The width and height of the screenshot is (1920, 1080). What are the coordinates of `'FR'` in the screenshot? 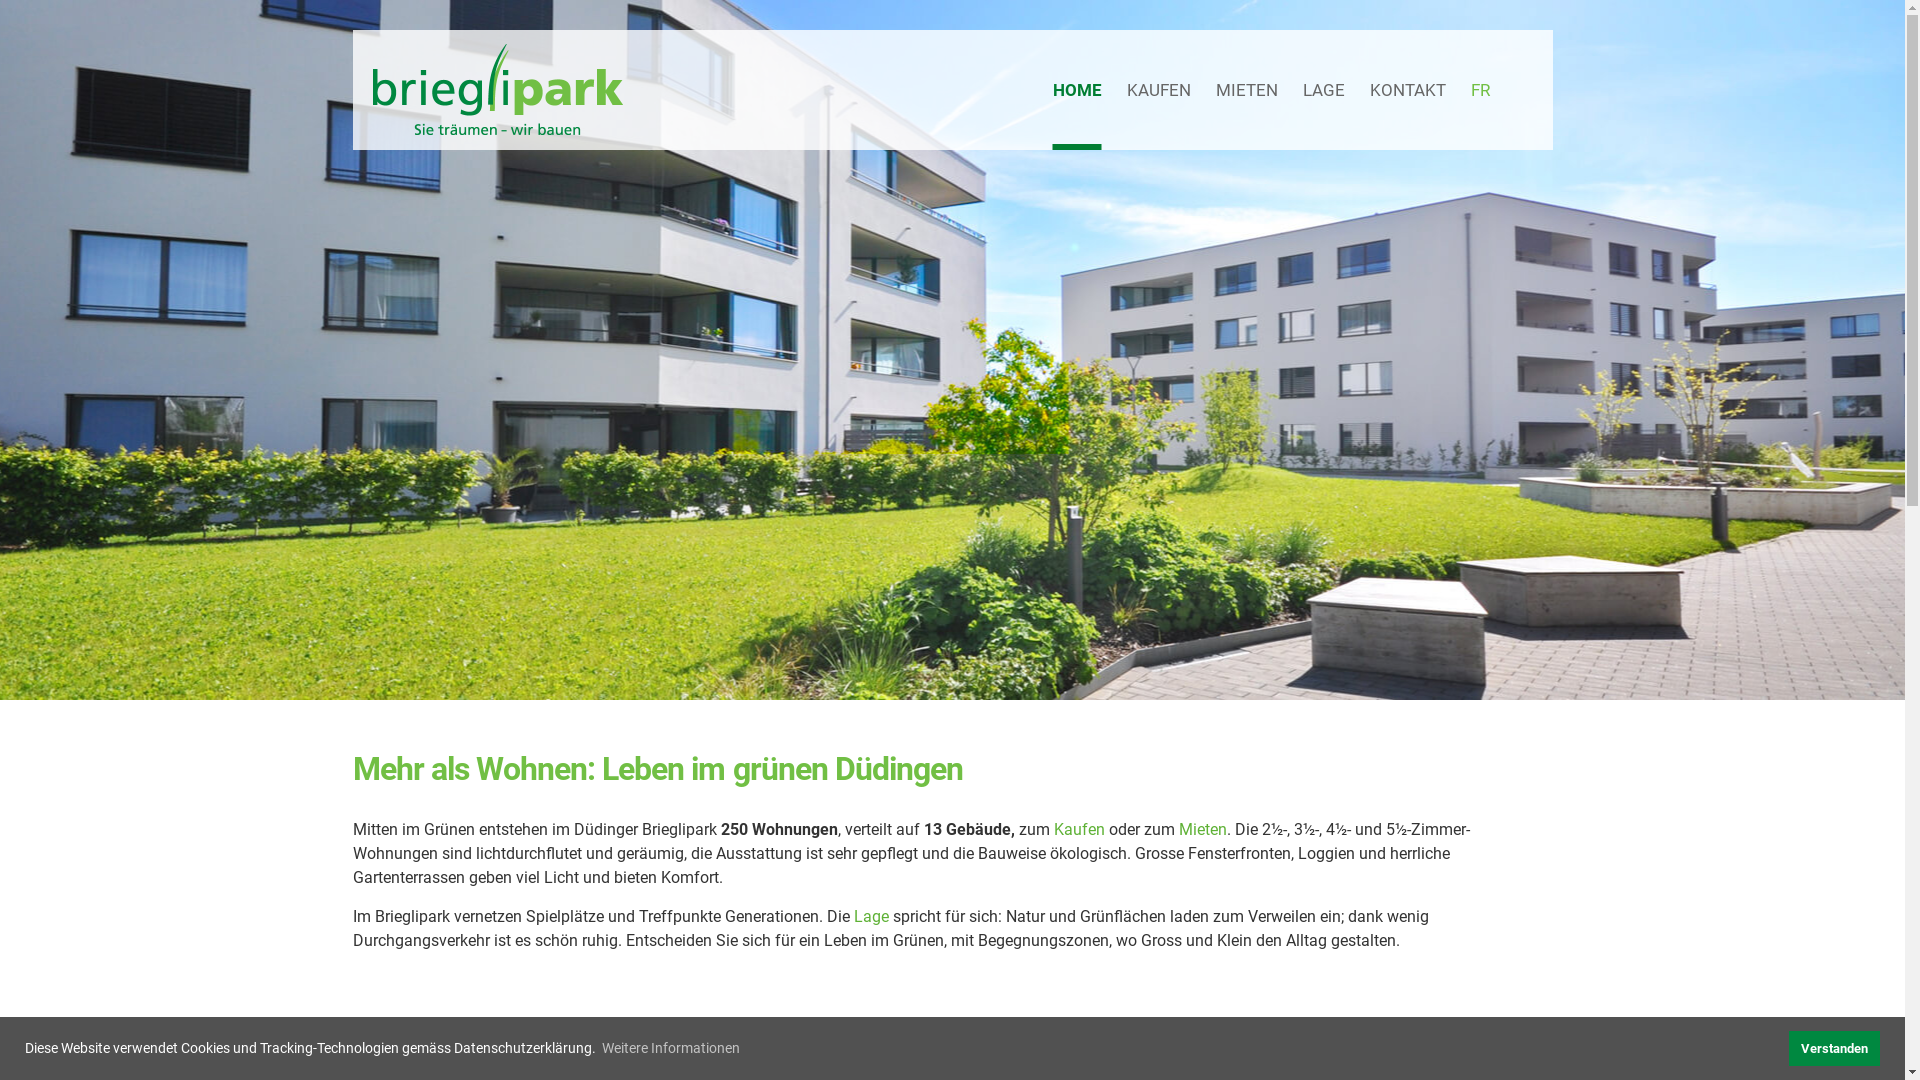 It's located at (1479, 88).